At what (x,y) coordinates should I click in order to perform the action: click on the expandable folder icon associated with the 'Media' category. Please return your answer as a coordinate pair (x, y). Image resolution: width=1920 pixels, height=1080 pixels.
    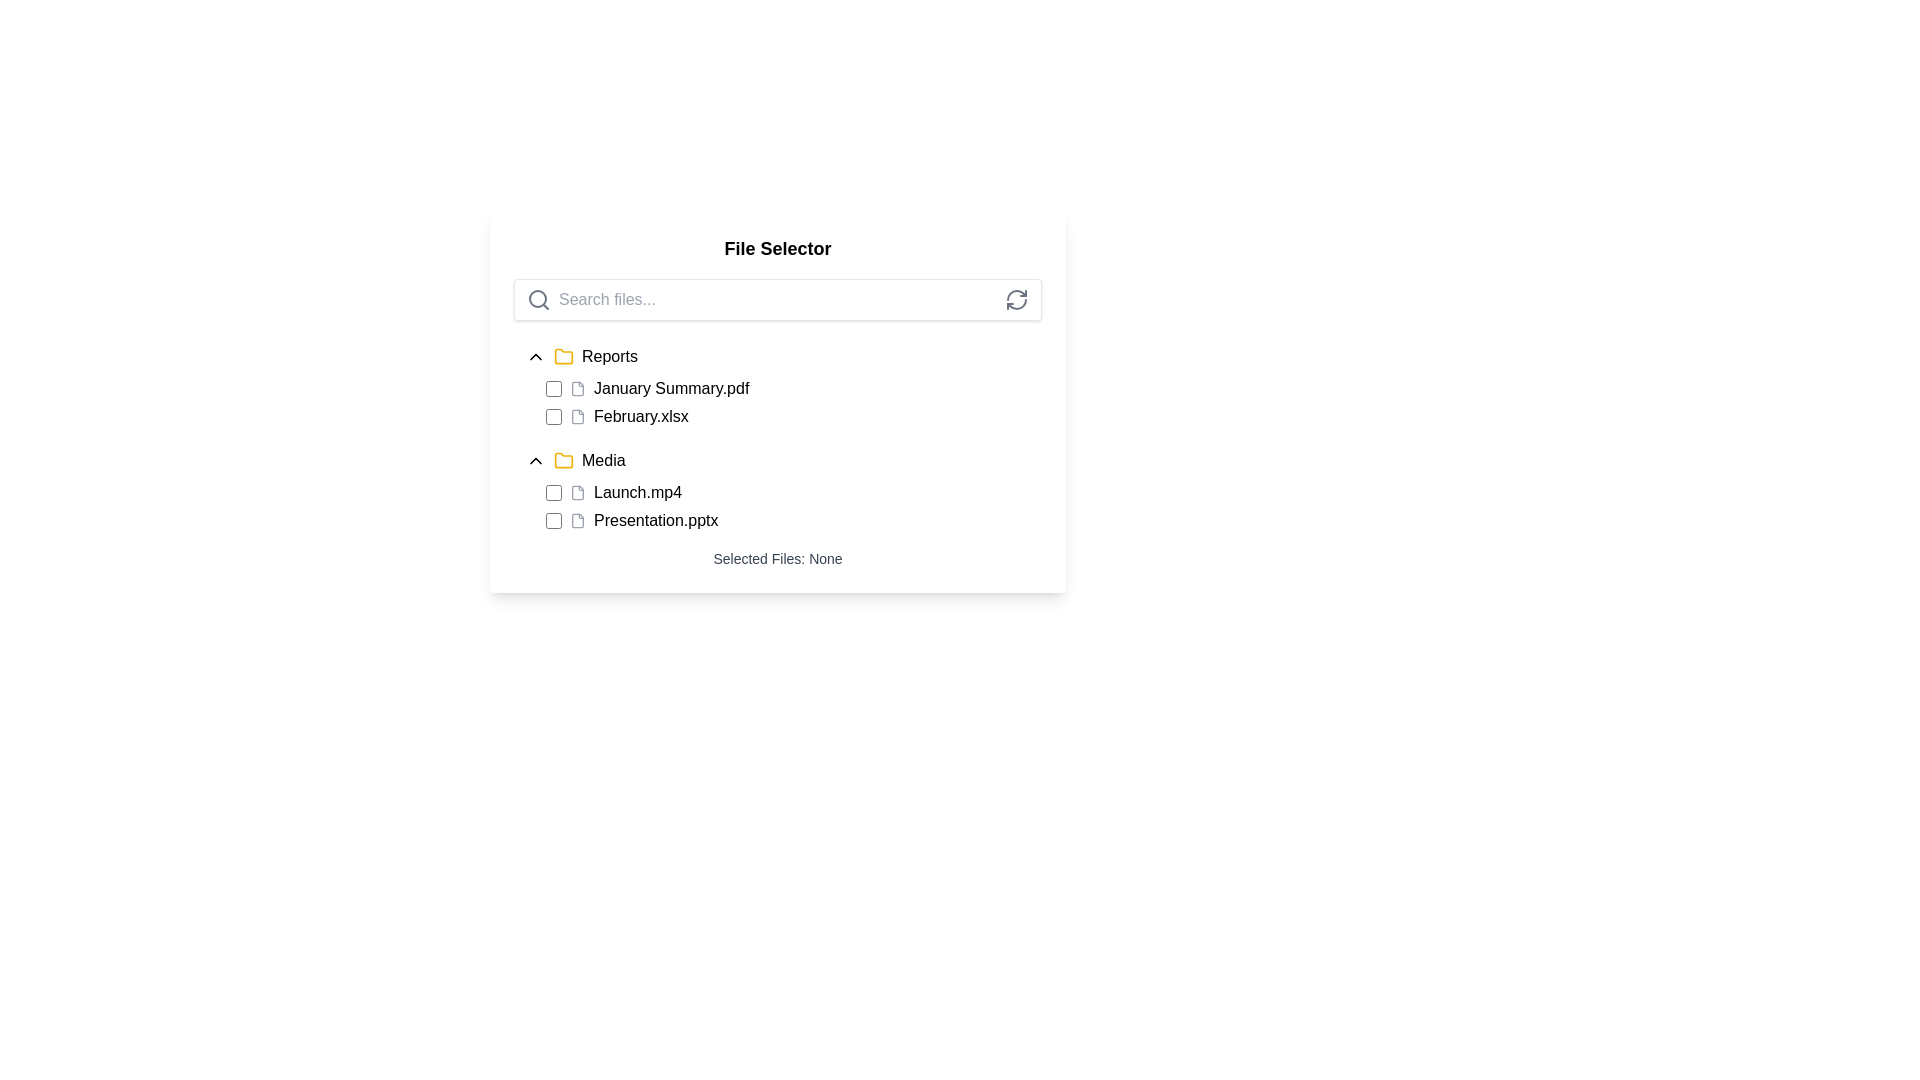
    Looking at the image, I should click on (563, 461).